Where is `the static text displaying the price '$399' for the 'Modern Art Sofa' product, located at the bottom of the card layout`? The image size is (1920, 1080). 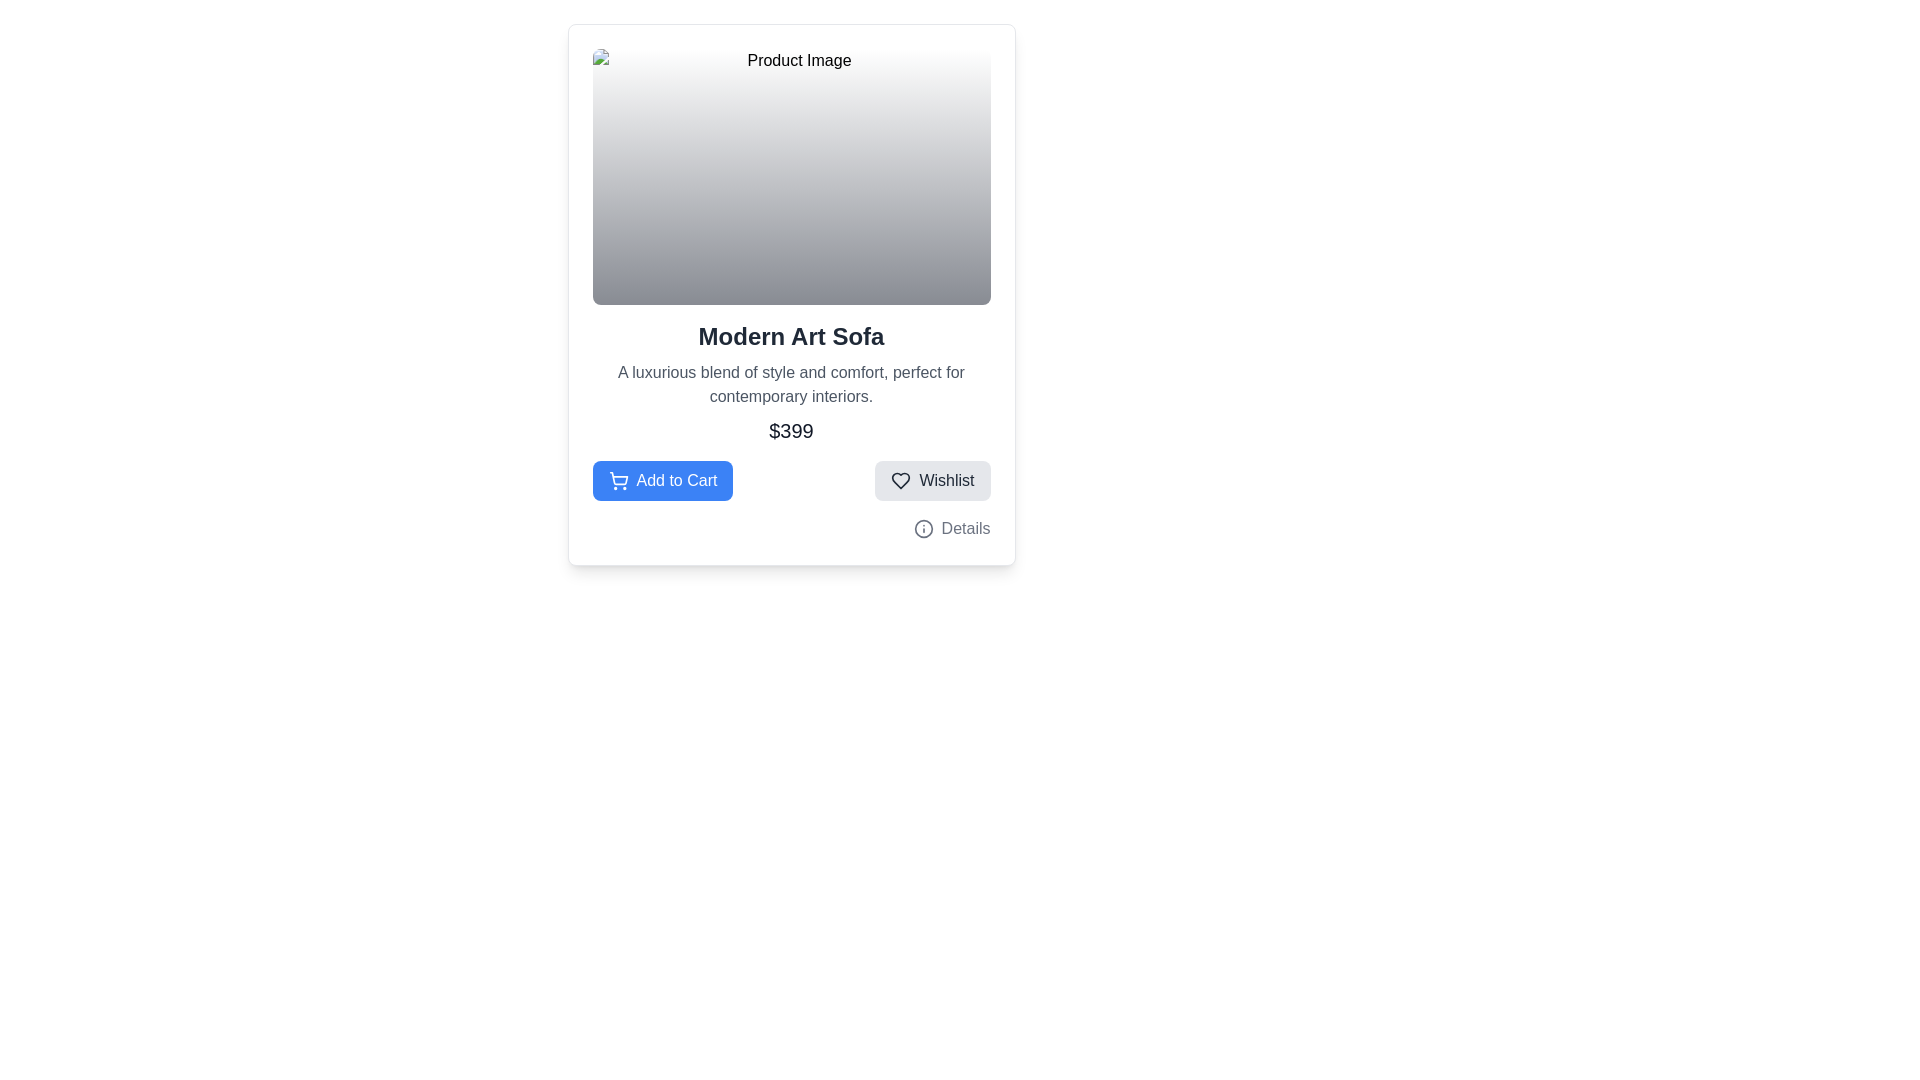 the static text displaying the price '$399' for the 'Modern Art Sofa' product, located at the bottom of the card layout is located at coordinates (790, 430).